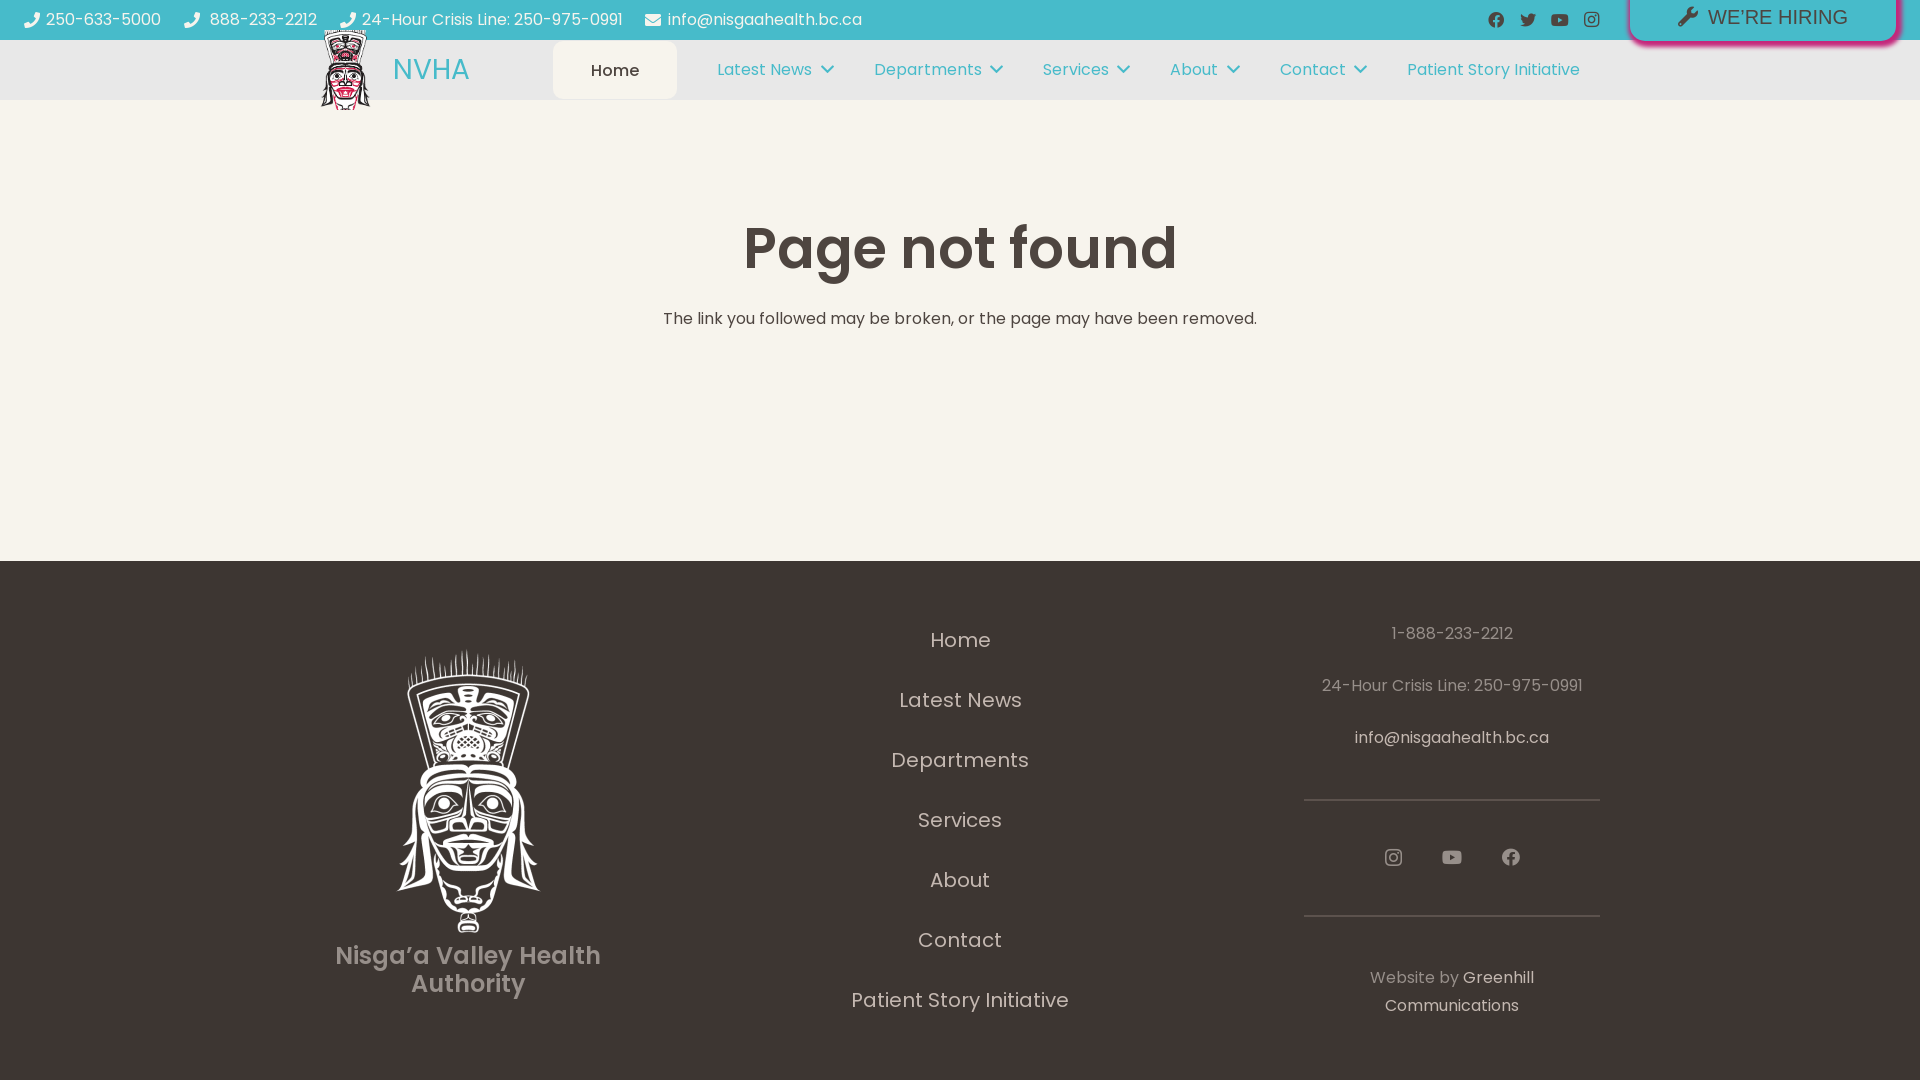 This screenshot has height=1080, width=1920. I want to click on 'NVHA', so click(430, 68).